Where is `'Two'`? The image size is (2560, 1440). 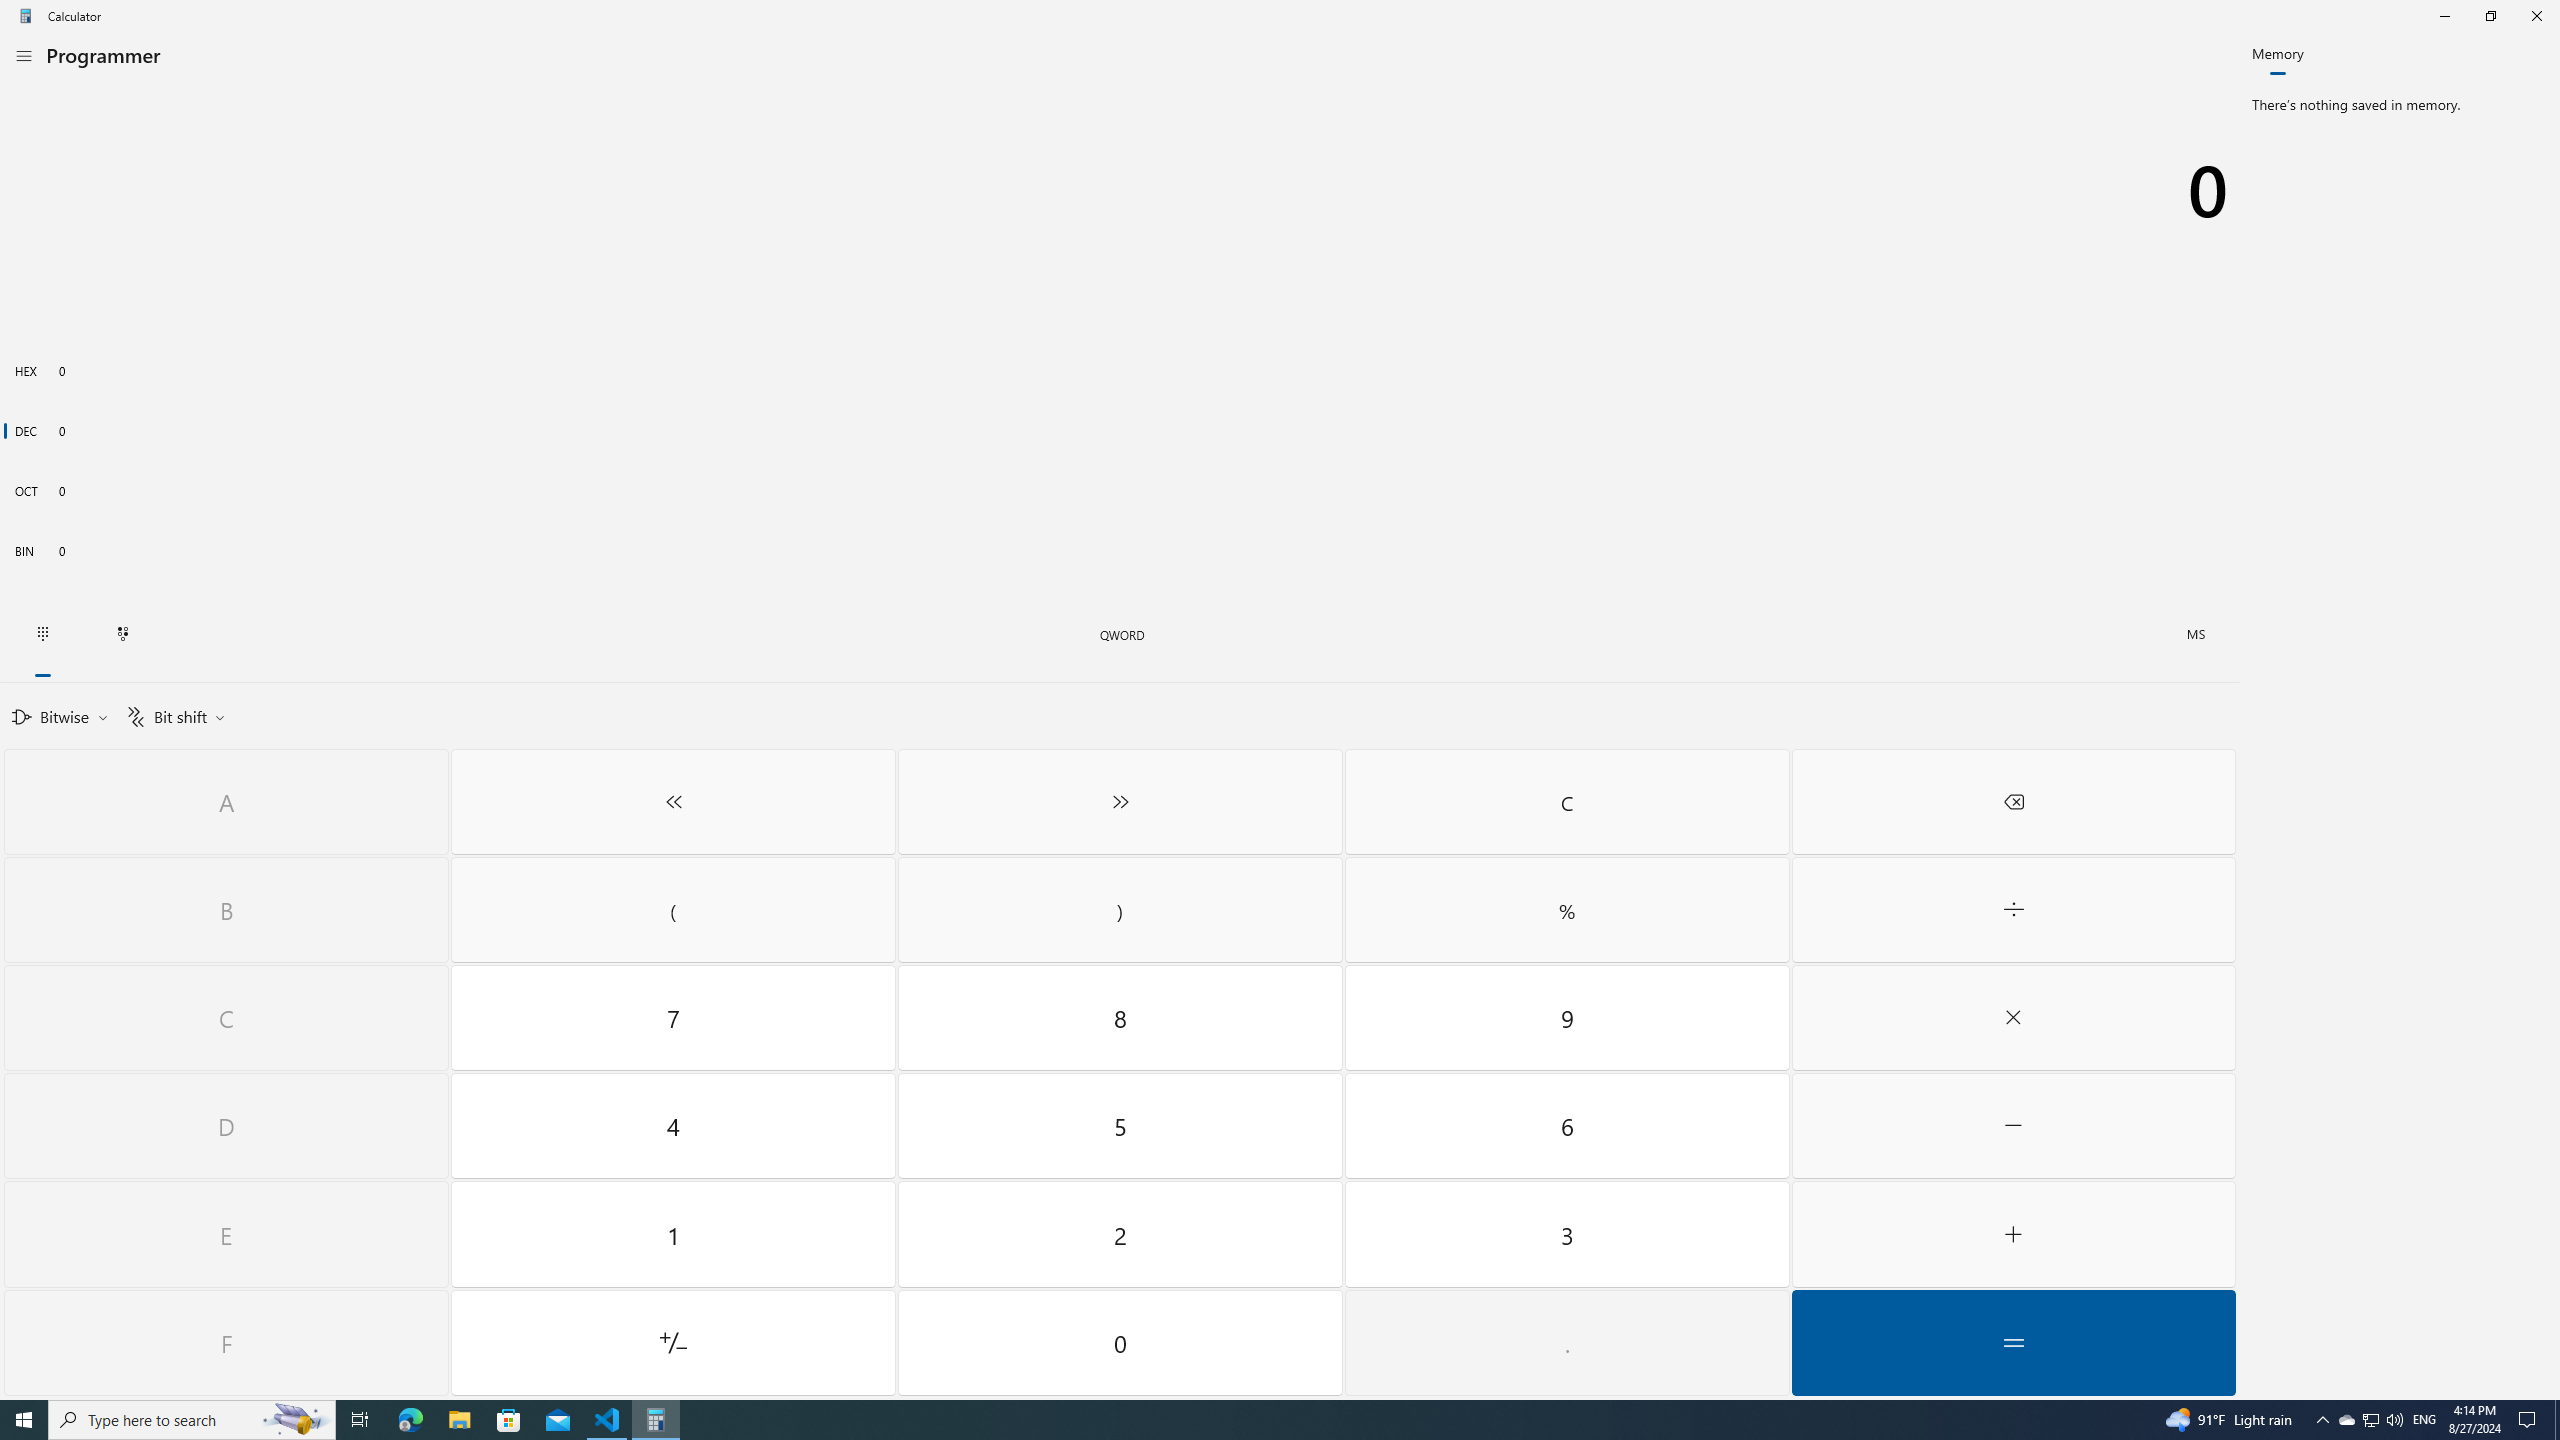
'Two' is located at coordinates (1121, 1233).